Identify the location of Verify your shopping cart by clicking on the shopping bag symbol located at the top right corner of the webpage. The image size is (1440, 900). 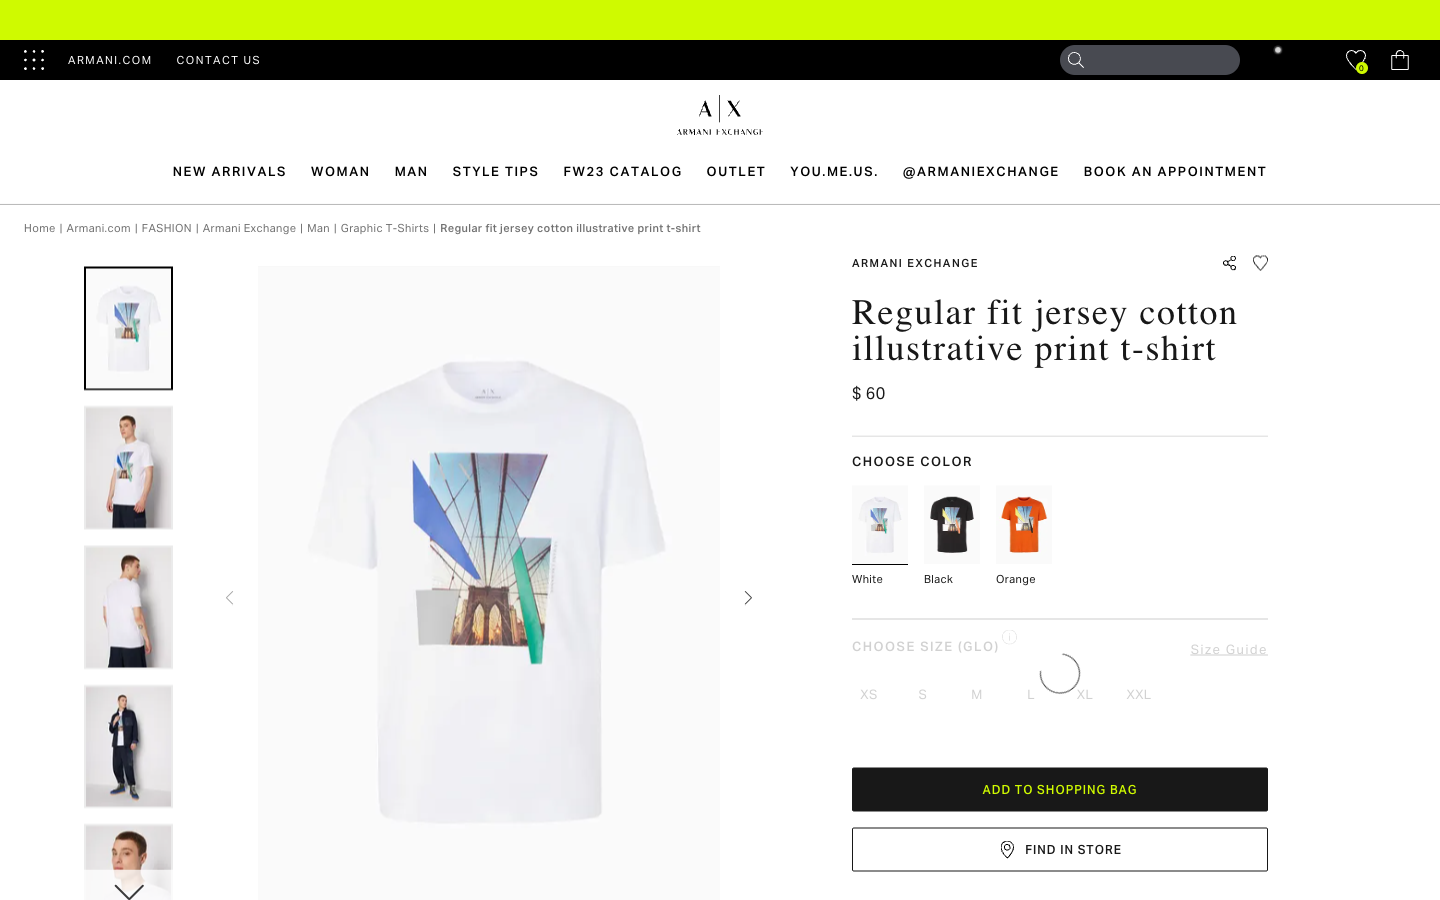
(1399, 59).